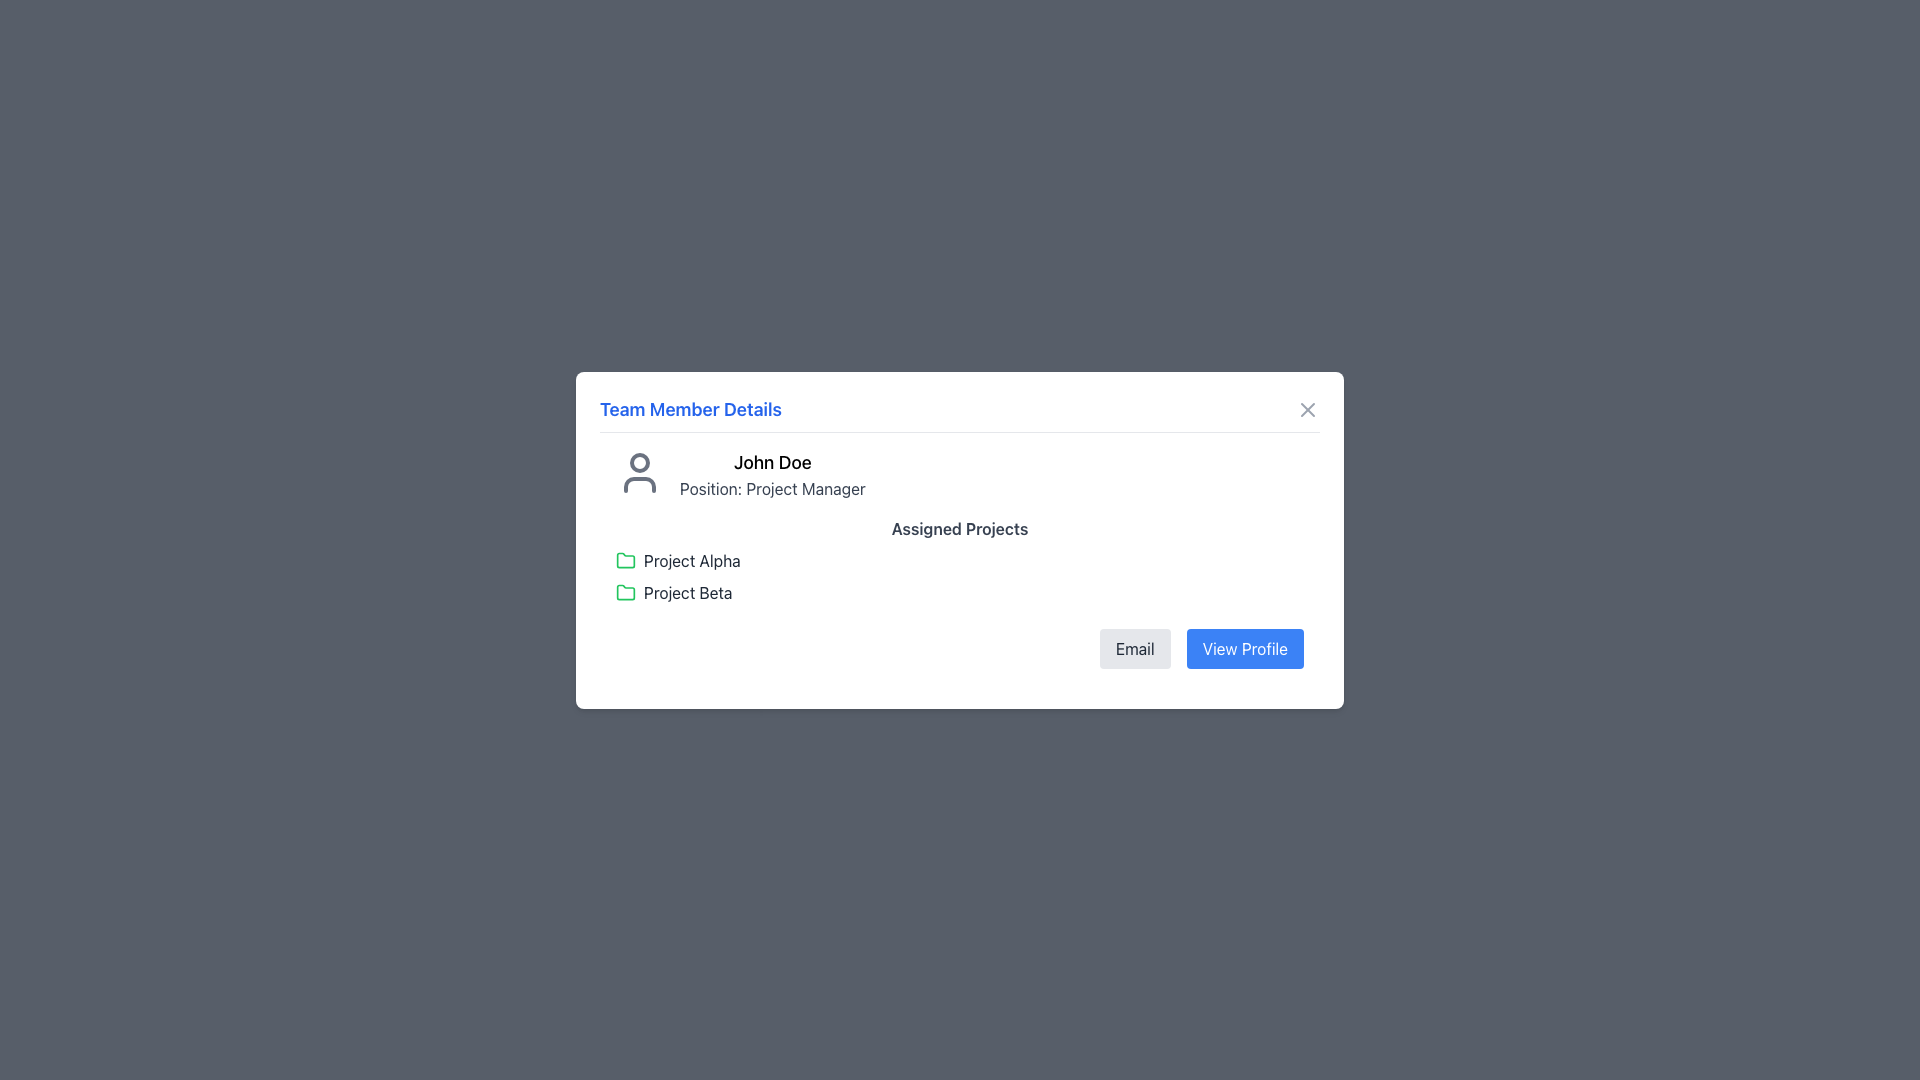  Describe the element at coordinates (1308, 407) in the screenshot. I see `the close button (X) located at the top-right corner of the 'Team Member Details' modal` at that location.